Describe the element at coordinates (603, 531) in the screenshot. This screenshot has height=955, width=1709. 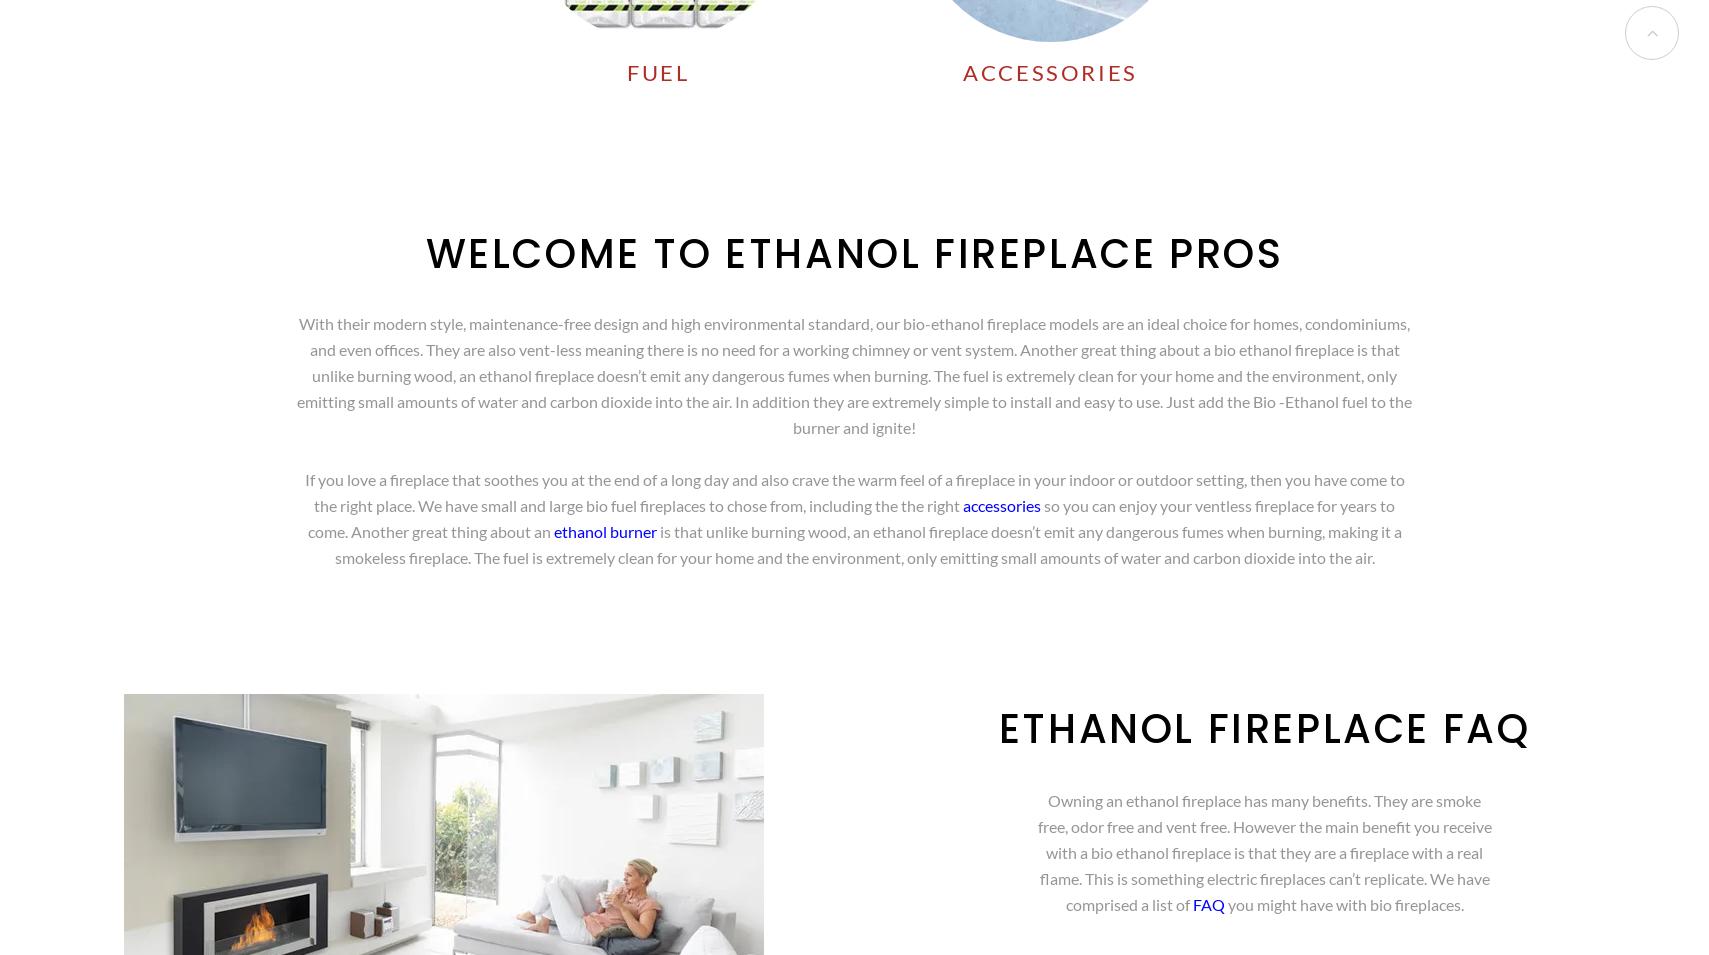
I see `'ethanol burner'` at that location.